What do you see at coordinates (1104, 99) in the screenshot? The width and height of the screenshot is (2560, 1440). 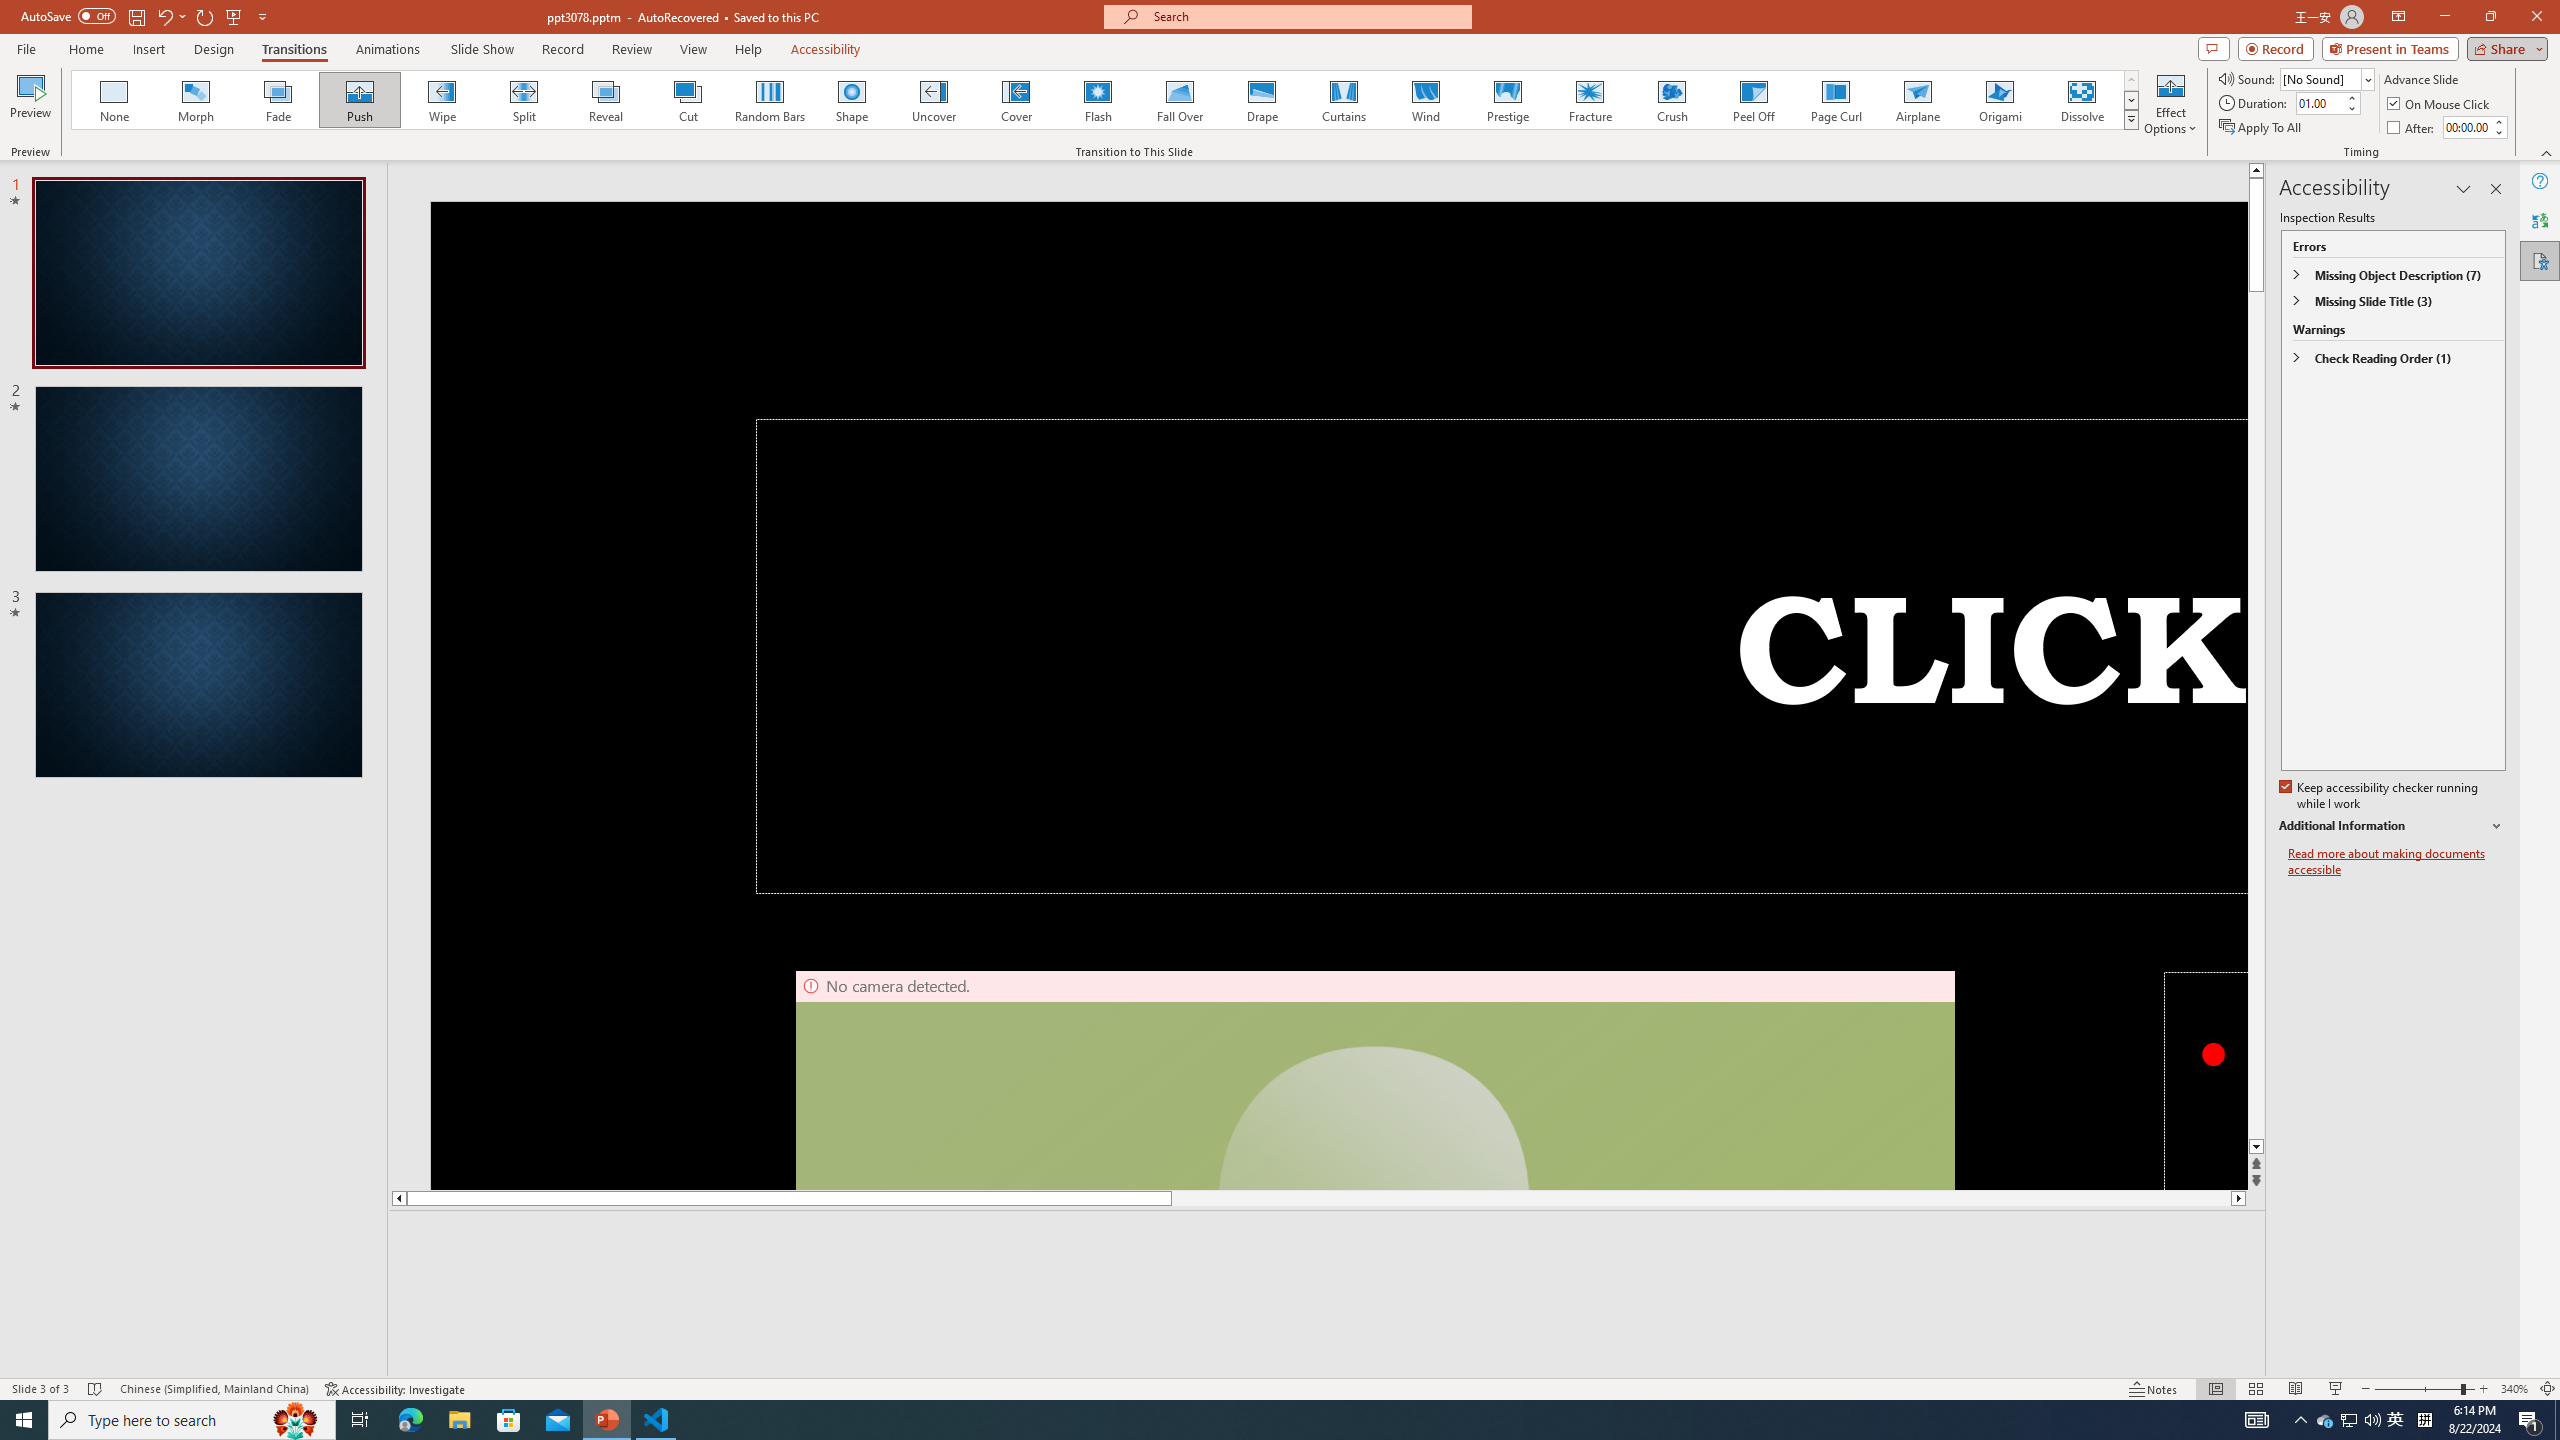 I see `'AutomationID: AnimationTransitionGallery'` at bounding box center [1104, 99].